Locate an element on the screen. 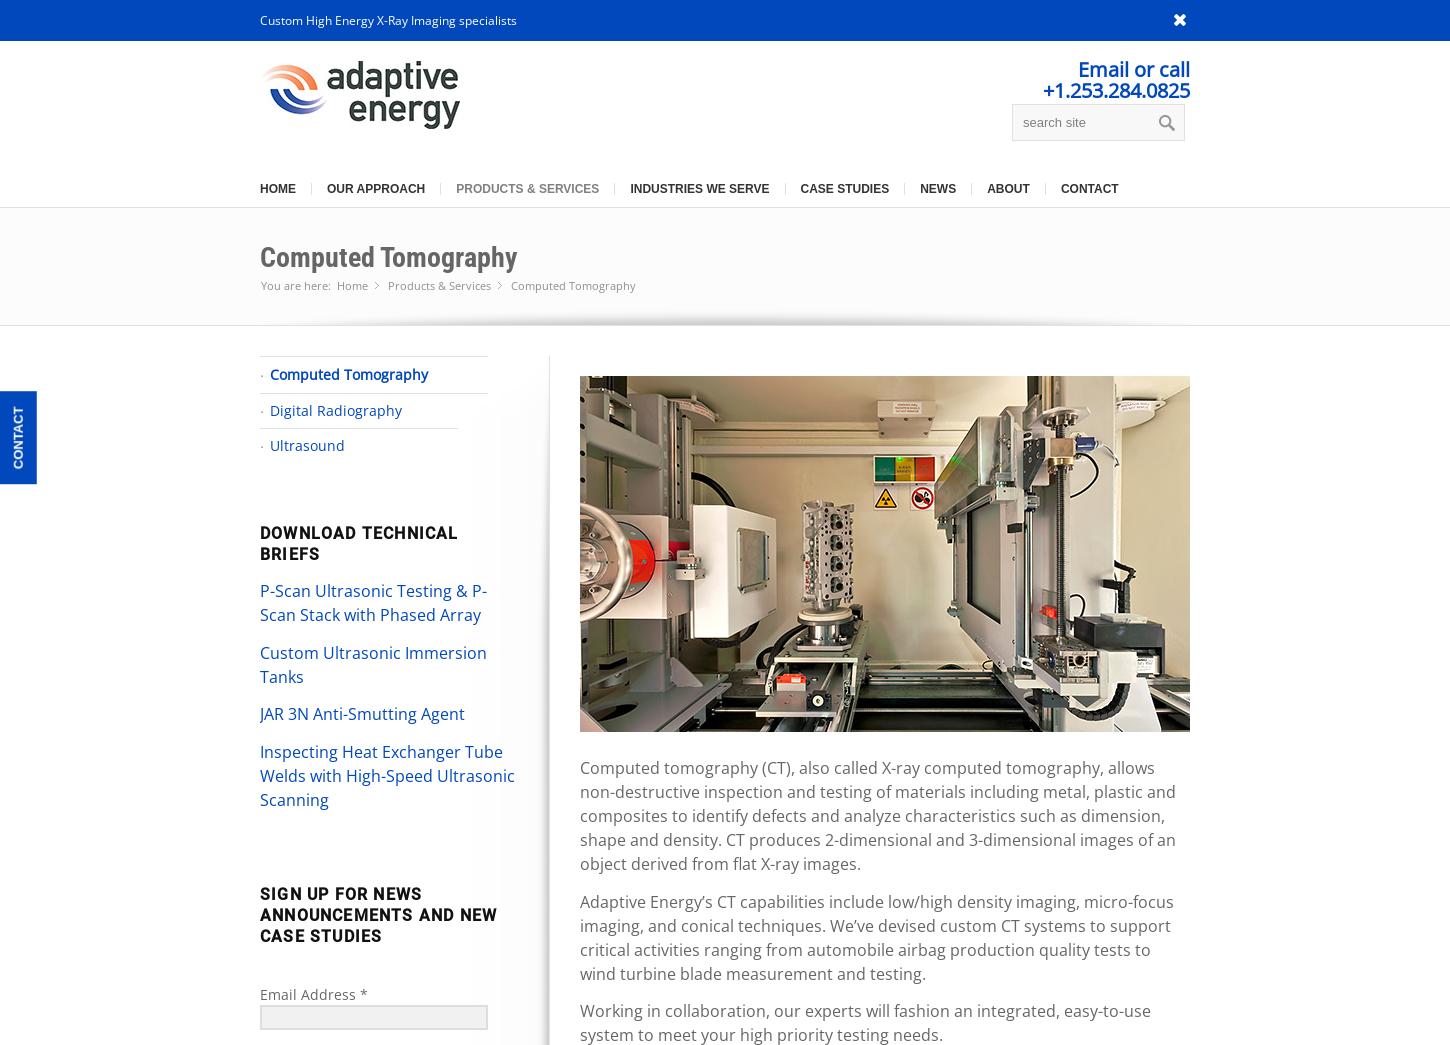 Image resolution: width=1450 pixels, height=1045 pixels. 'Sign' is located at coordinates (280, 894).